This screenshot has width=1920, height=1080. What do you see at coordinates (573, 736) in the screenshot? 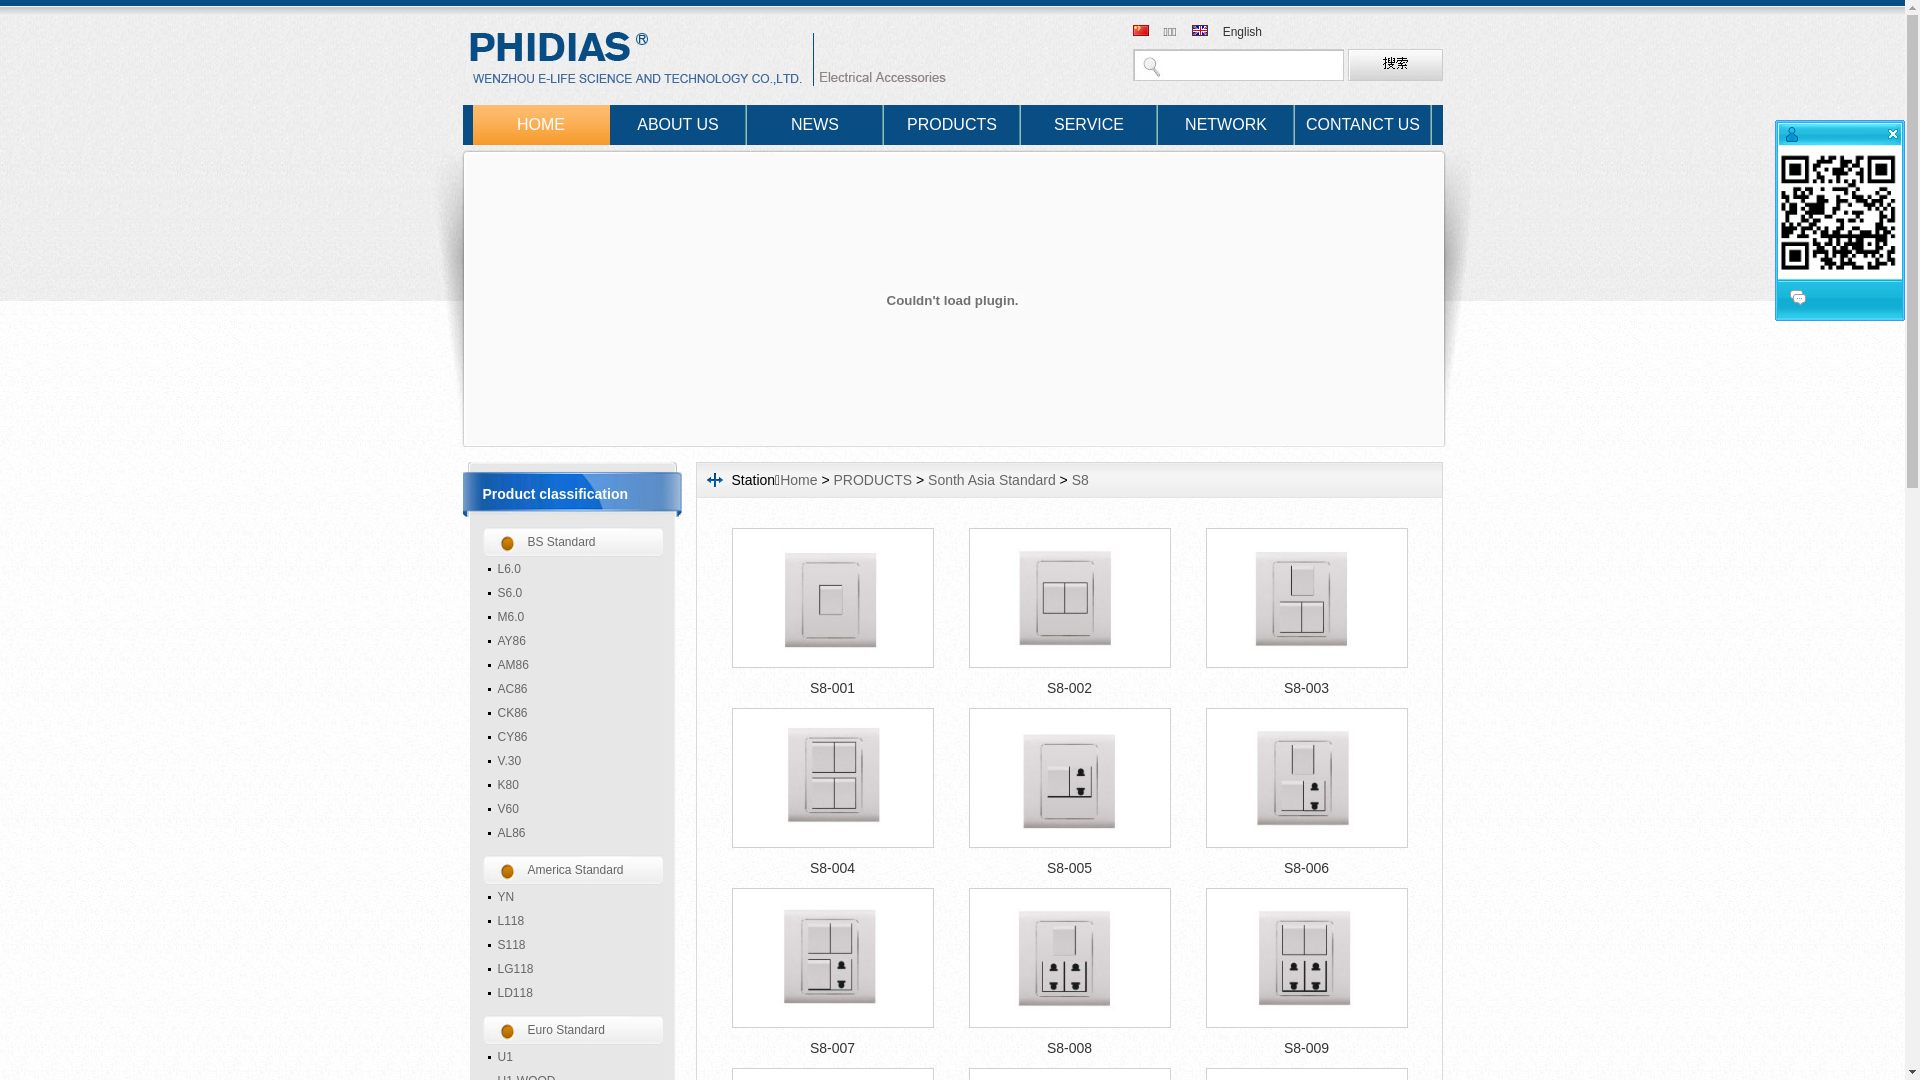
I see `'CY86'` at bounding box center [573, 736].